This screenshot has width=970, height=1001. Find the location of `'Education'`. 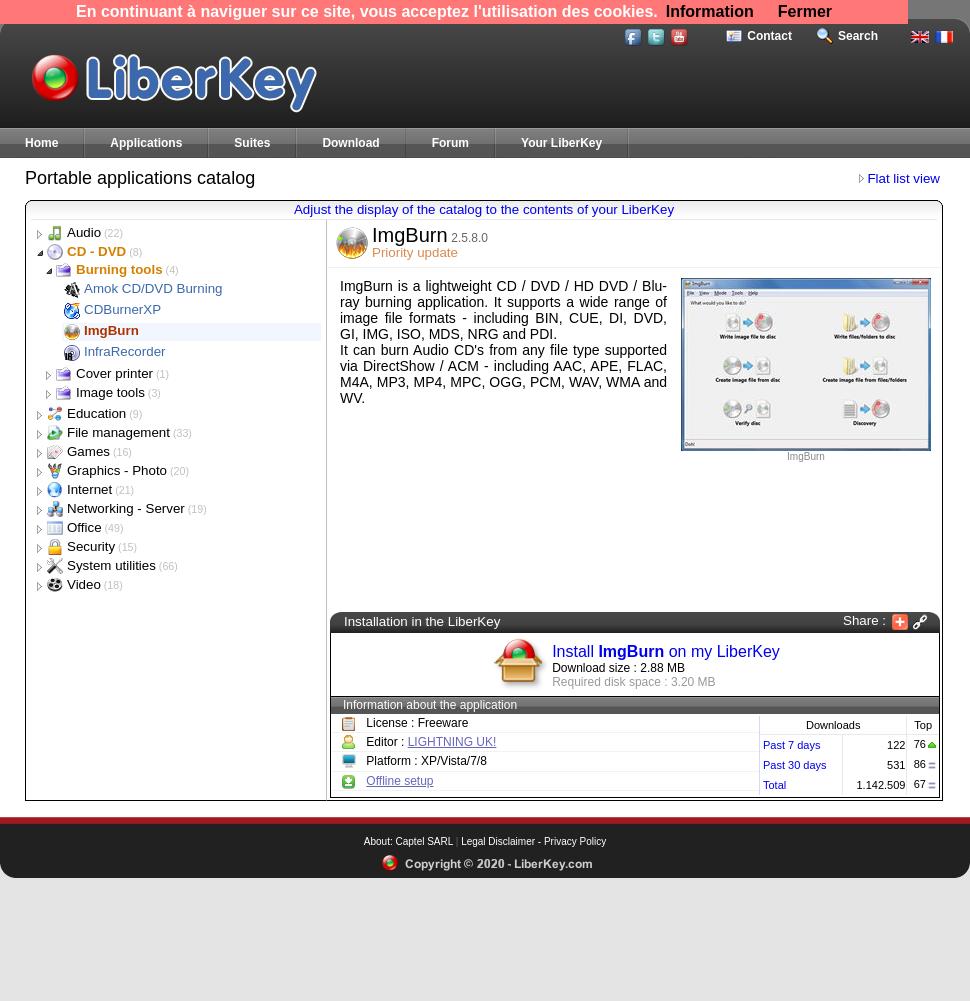

'Education' is located at coordinates (95, 412).